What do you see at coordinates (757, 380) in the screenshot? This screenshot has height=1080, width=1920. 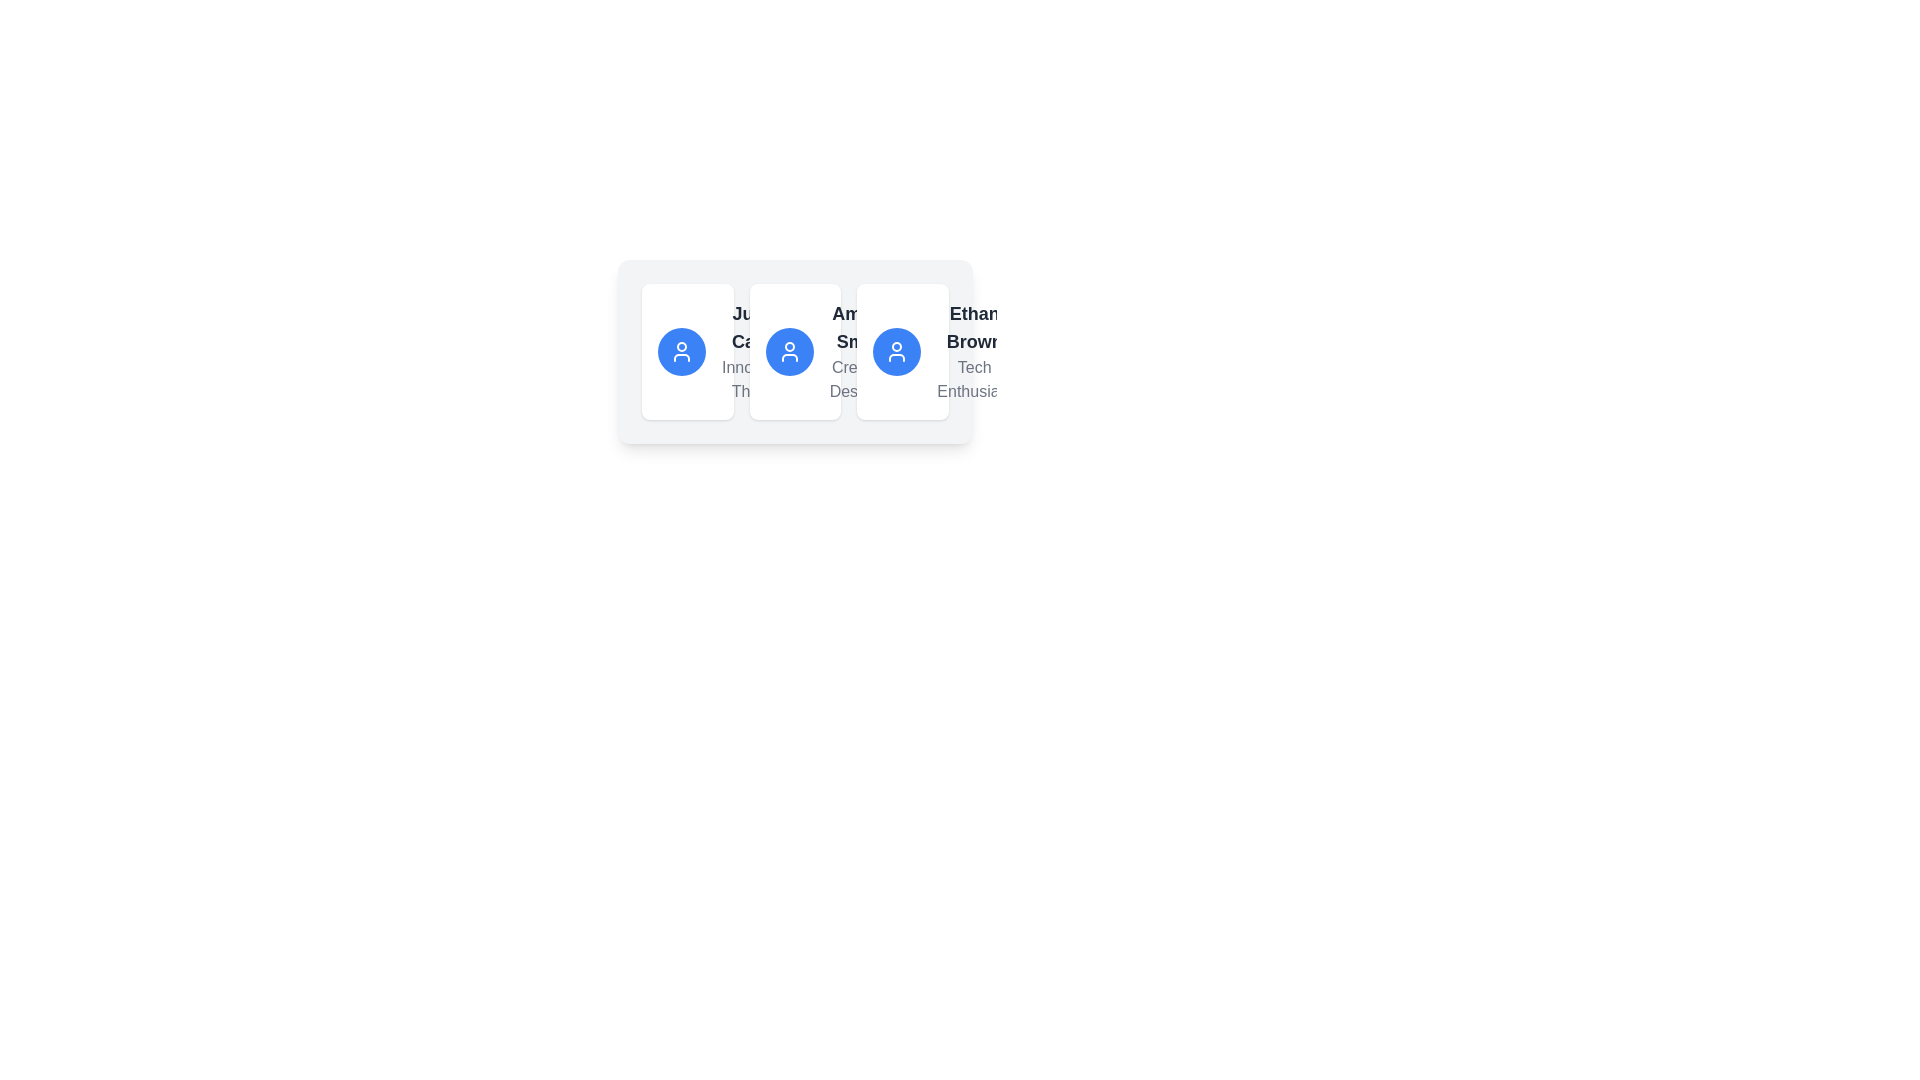 I see `the text label describing 'Julian Carter' as 'Innovative Thinker', which is the second text component in the profile card` at bounding box center [757, 380].